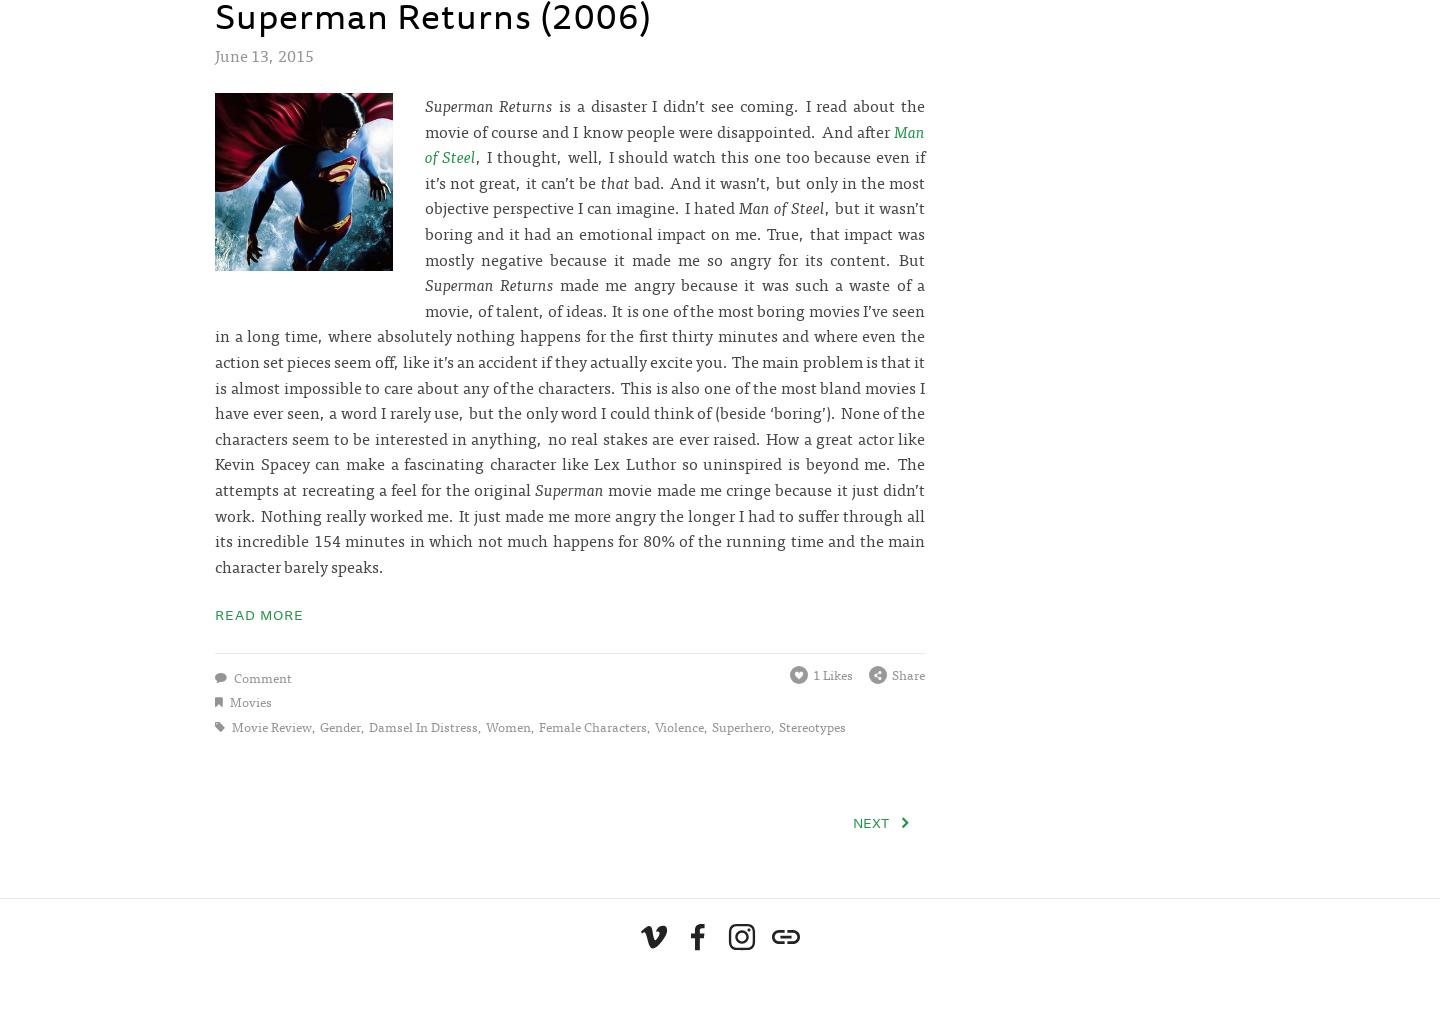 Image resolution: width=1440 pixels, height=1033 pixels. I want to click on 'that', so click(613, 179).